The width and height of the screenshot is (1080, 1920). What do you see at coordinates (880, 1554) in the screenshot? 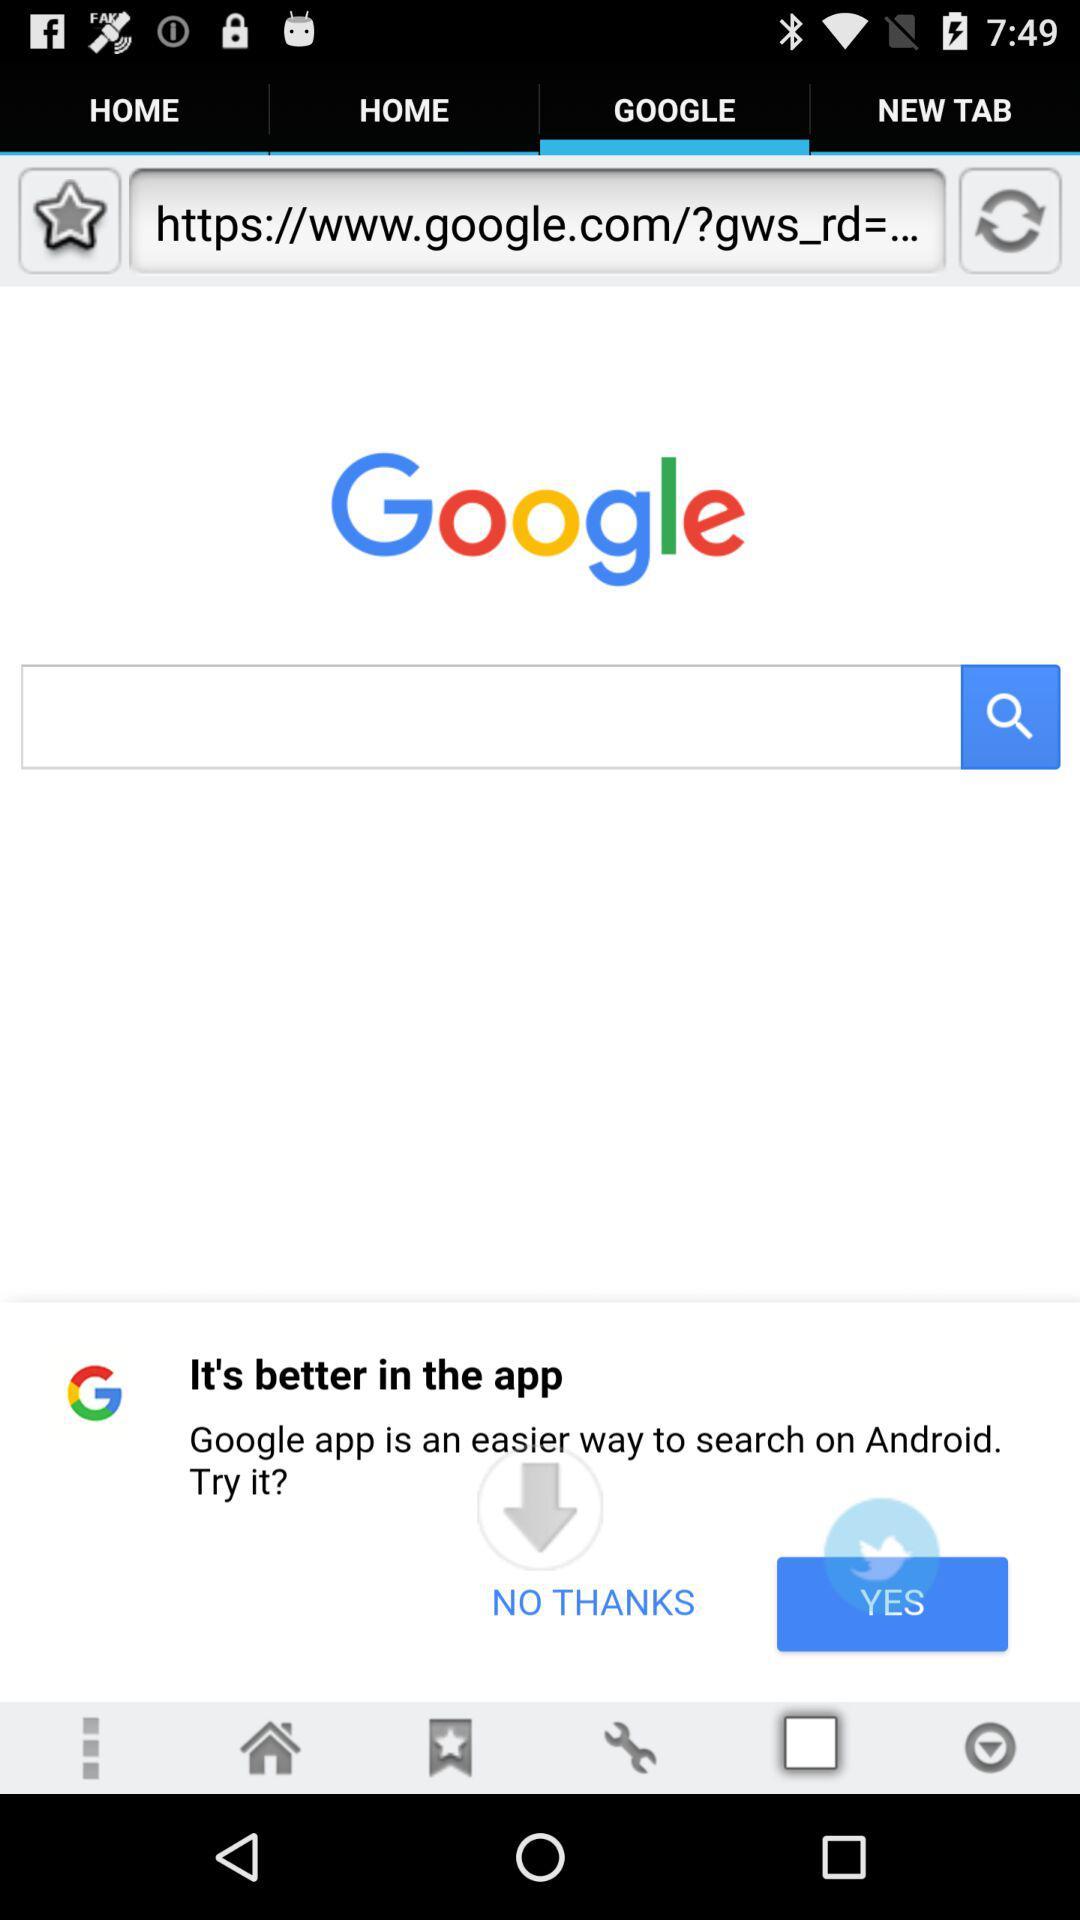
I see `twitter page` at bounding box center [880, 1554].